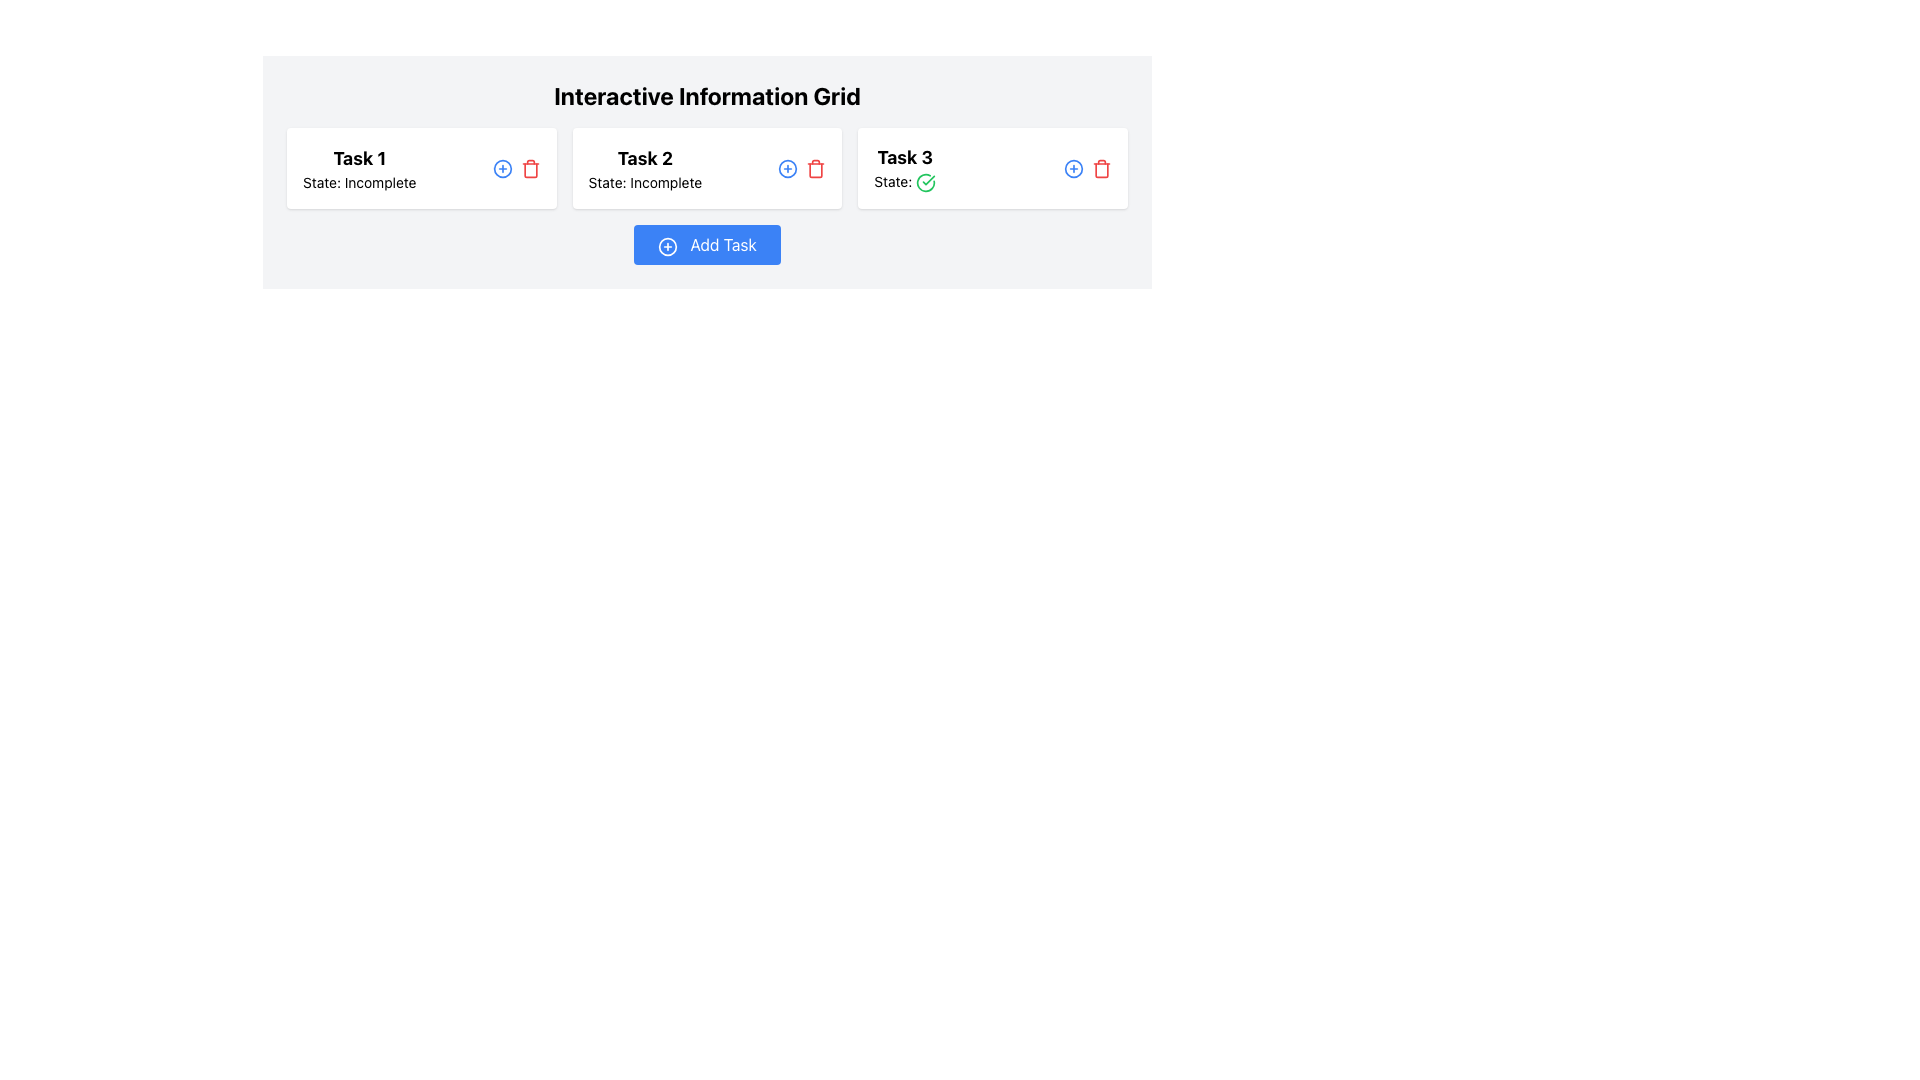 The height and width of the screenshot is (1080, 1920). What do you see at coordinates (668, 246) in the screenshot?
I see `the circular icon element that is part of the 'Add Task' button, located above the button label and styled in blue` at bounding box center [668, 246].